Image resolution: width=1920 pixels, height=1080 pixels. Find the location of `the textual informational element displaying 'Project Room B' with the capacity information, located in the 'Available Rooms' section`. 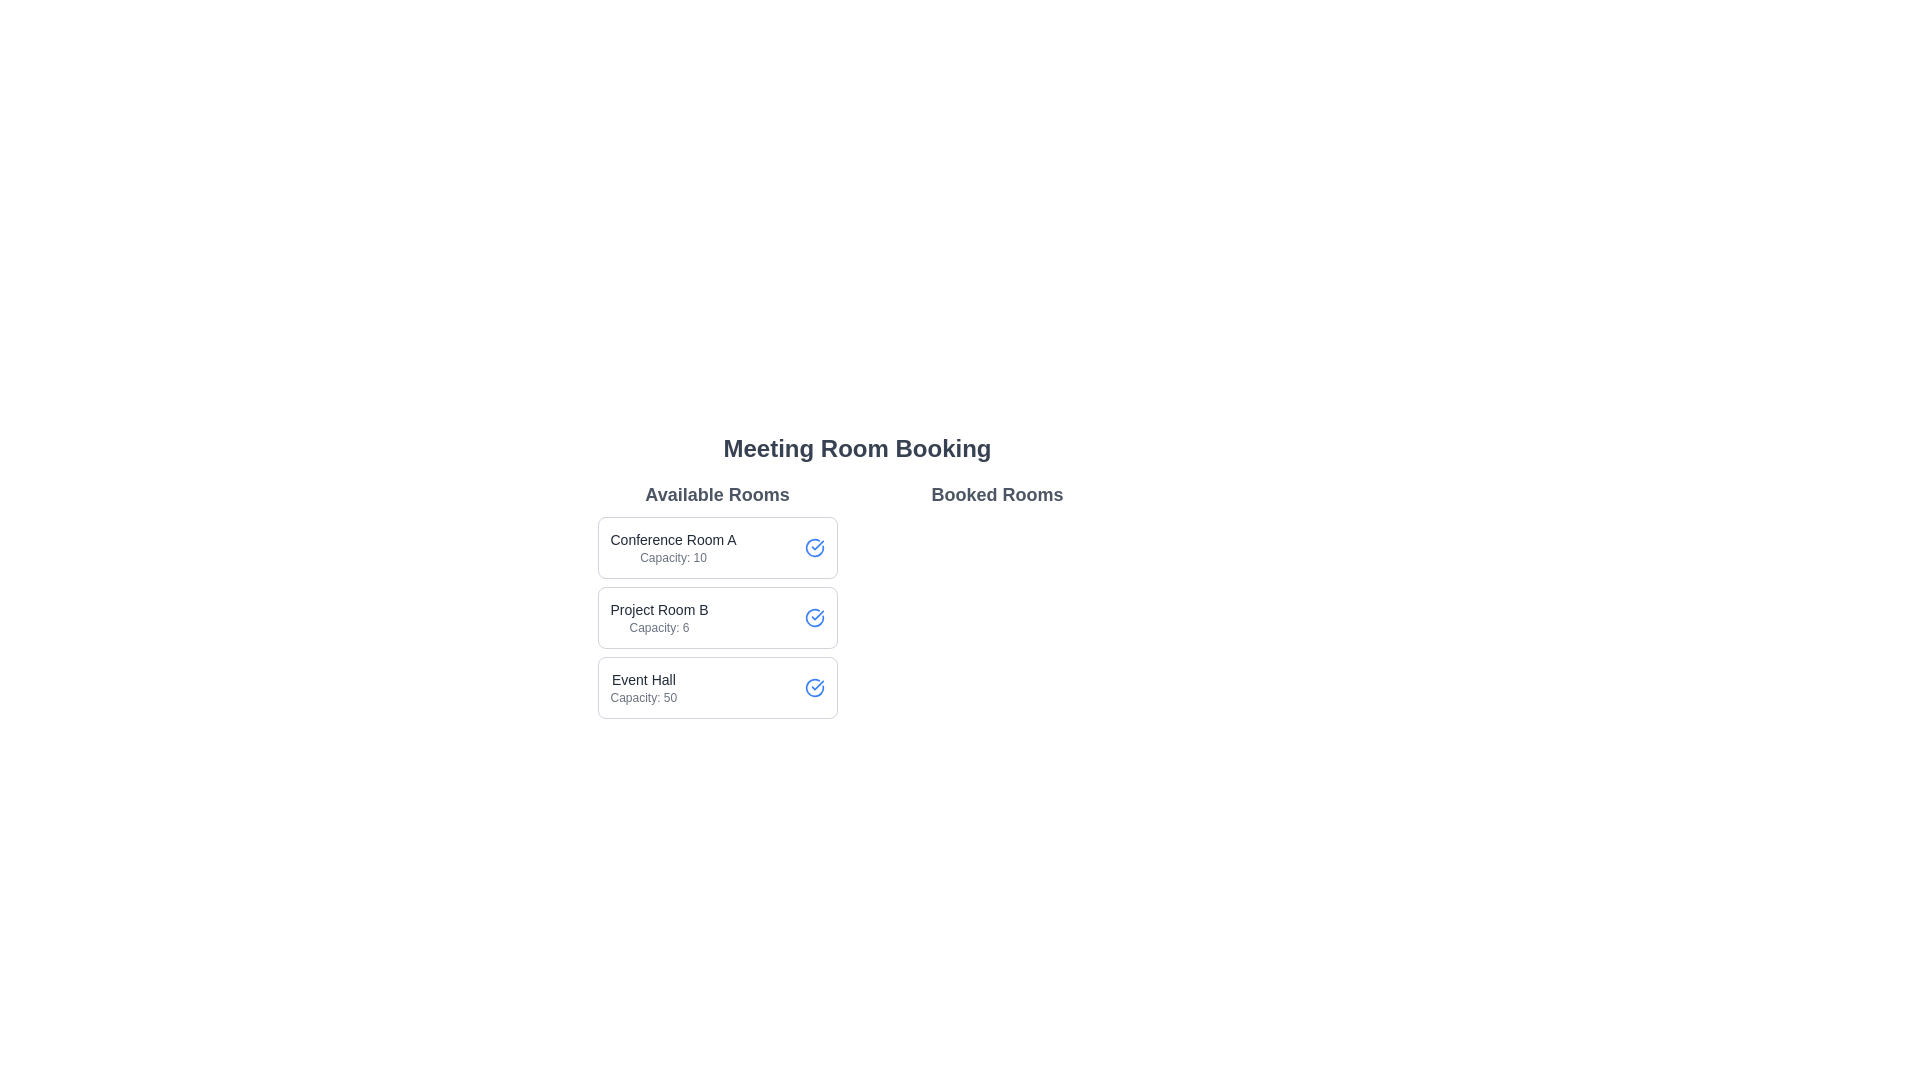

the textual informational element displaying 'Project Room B' with the capacity information, located in the 'Available Rooms' section is located at coordinates (659, 616).